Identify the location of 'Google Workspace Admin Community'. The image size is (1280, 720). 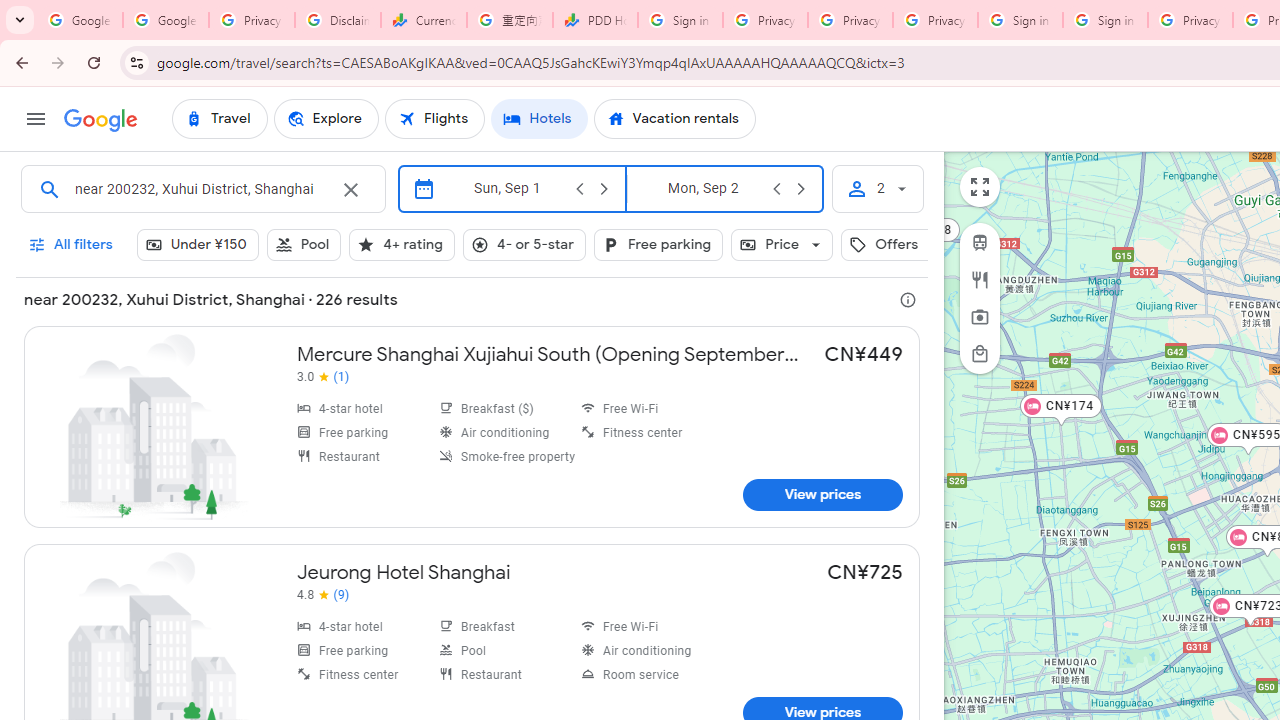
(80, 20).